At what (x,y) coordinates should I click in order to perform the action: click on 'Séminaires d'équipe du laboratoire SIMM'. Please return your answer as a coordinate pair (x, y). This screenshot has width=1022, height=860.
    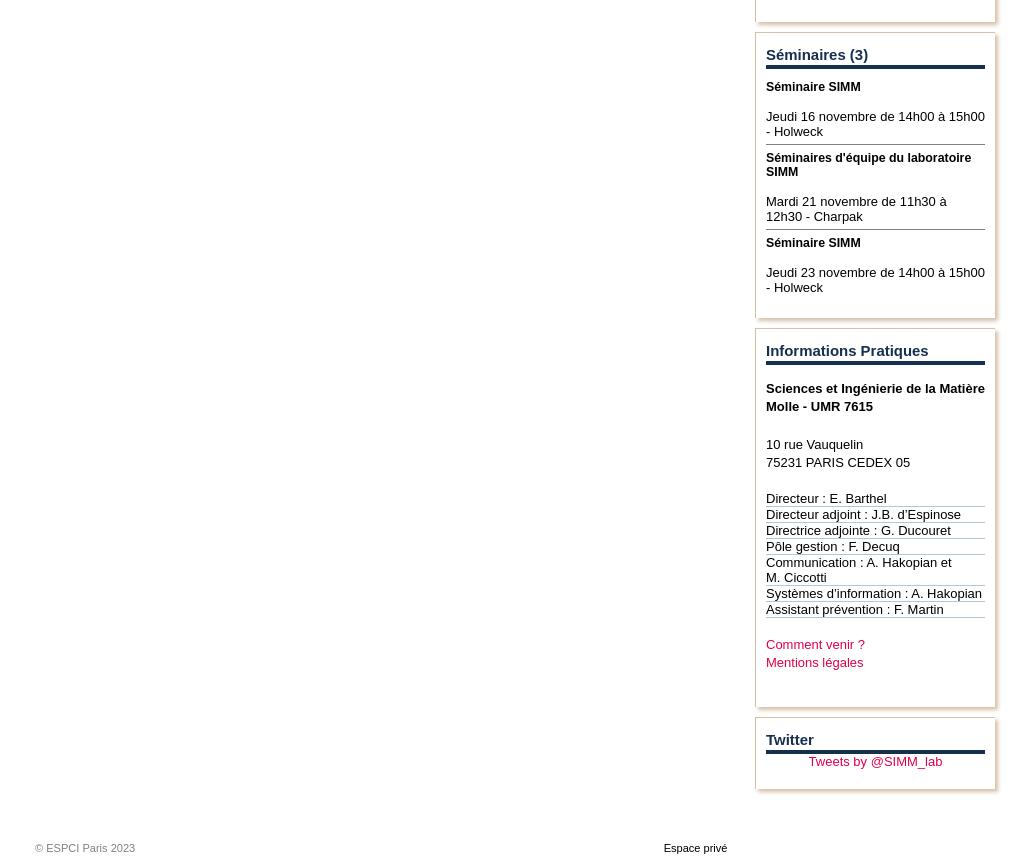
    Looking at the image, I should click on (868, 163).